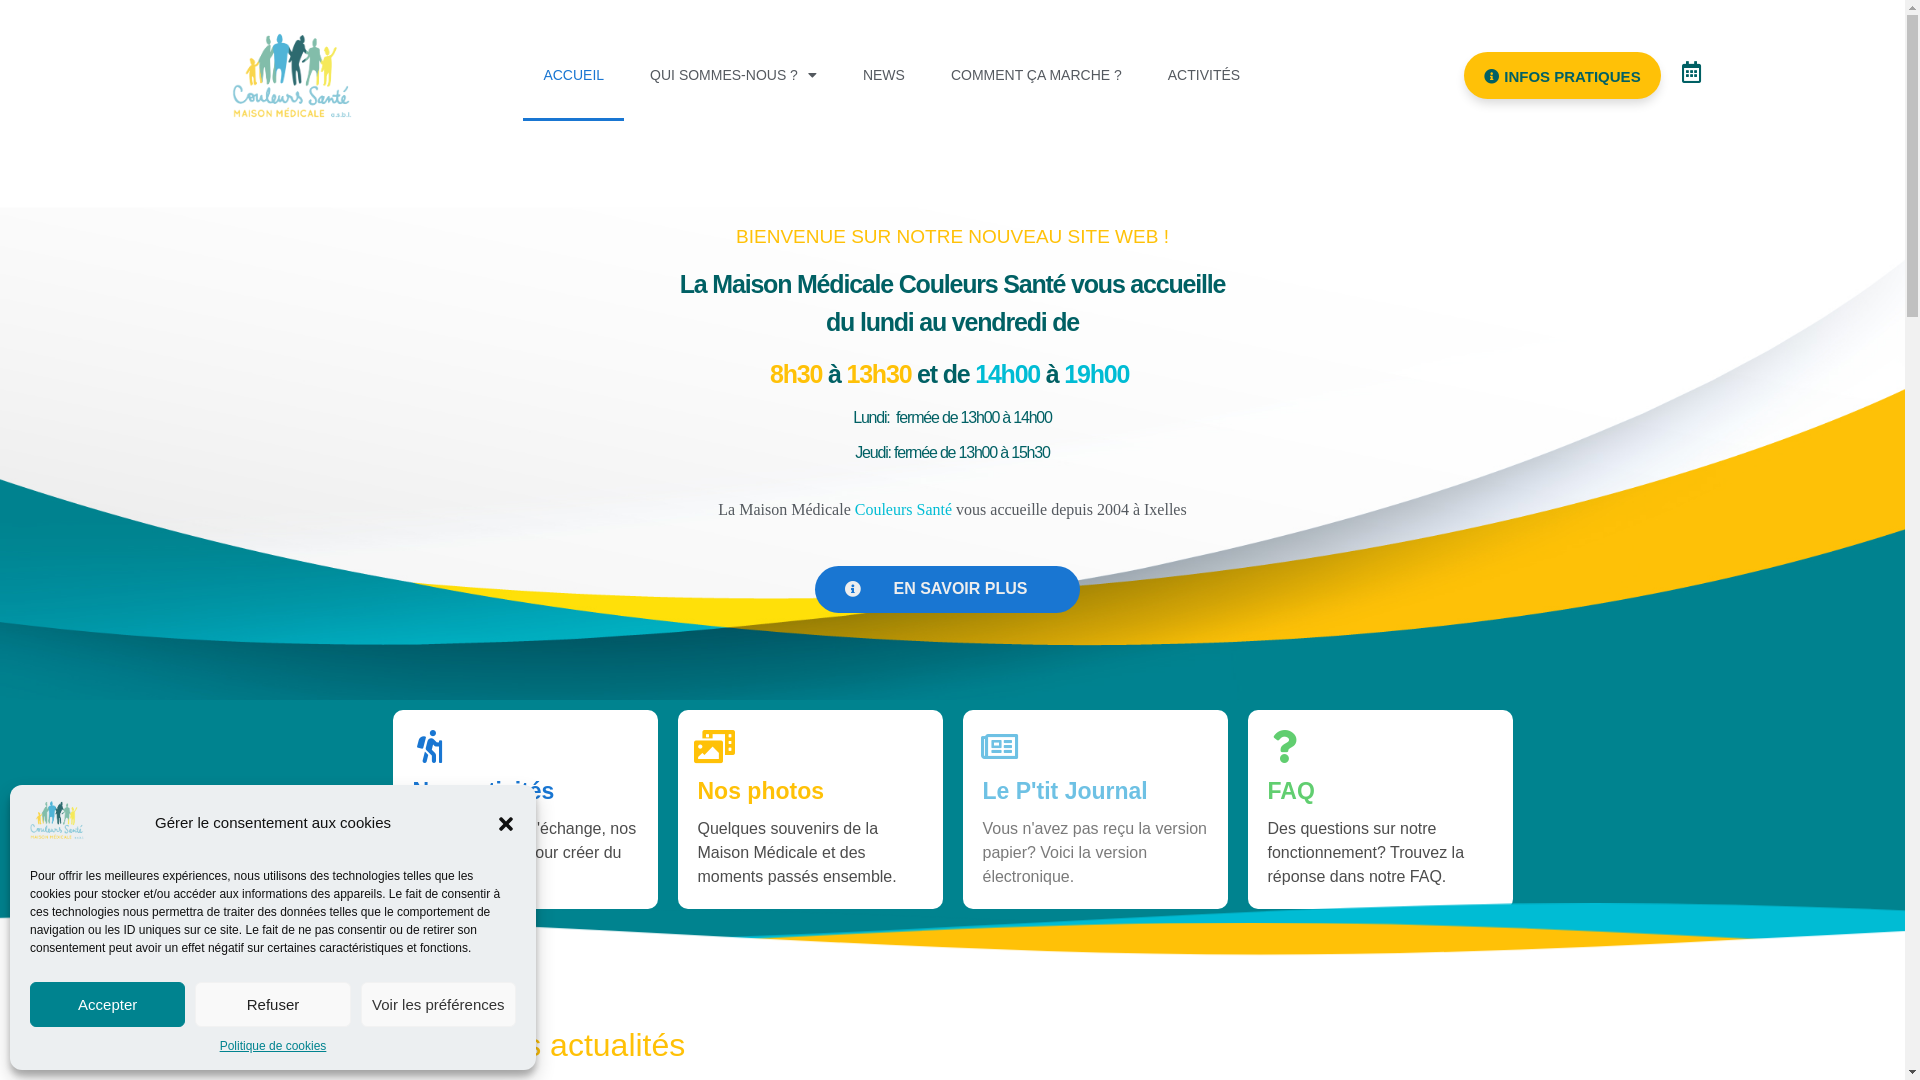  I want to click on 'INFOS PRATIQUES', so click(1560, 74).